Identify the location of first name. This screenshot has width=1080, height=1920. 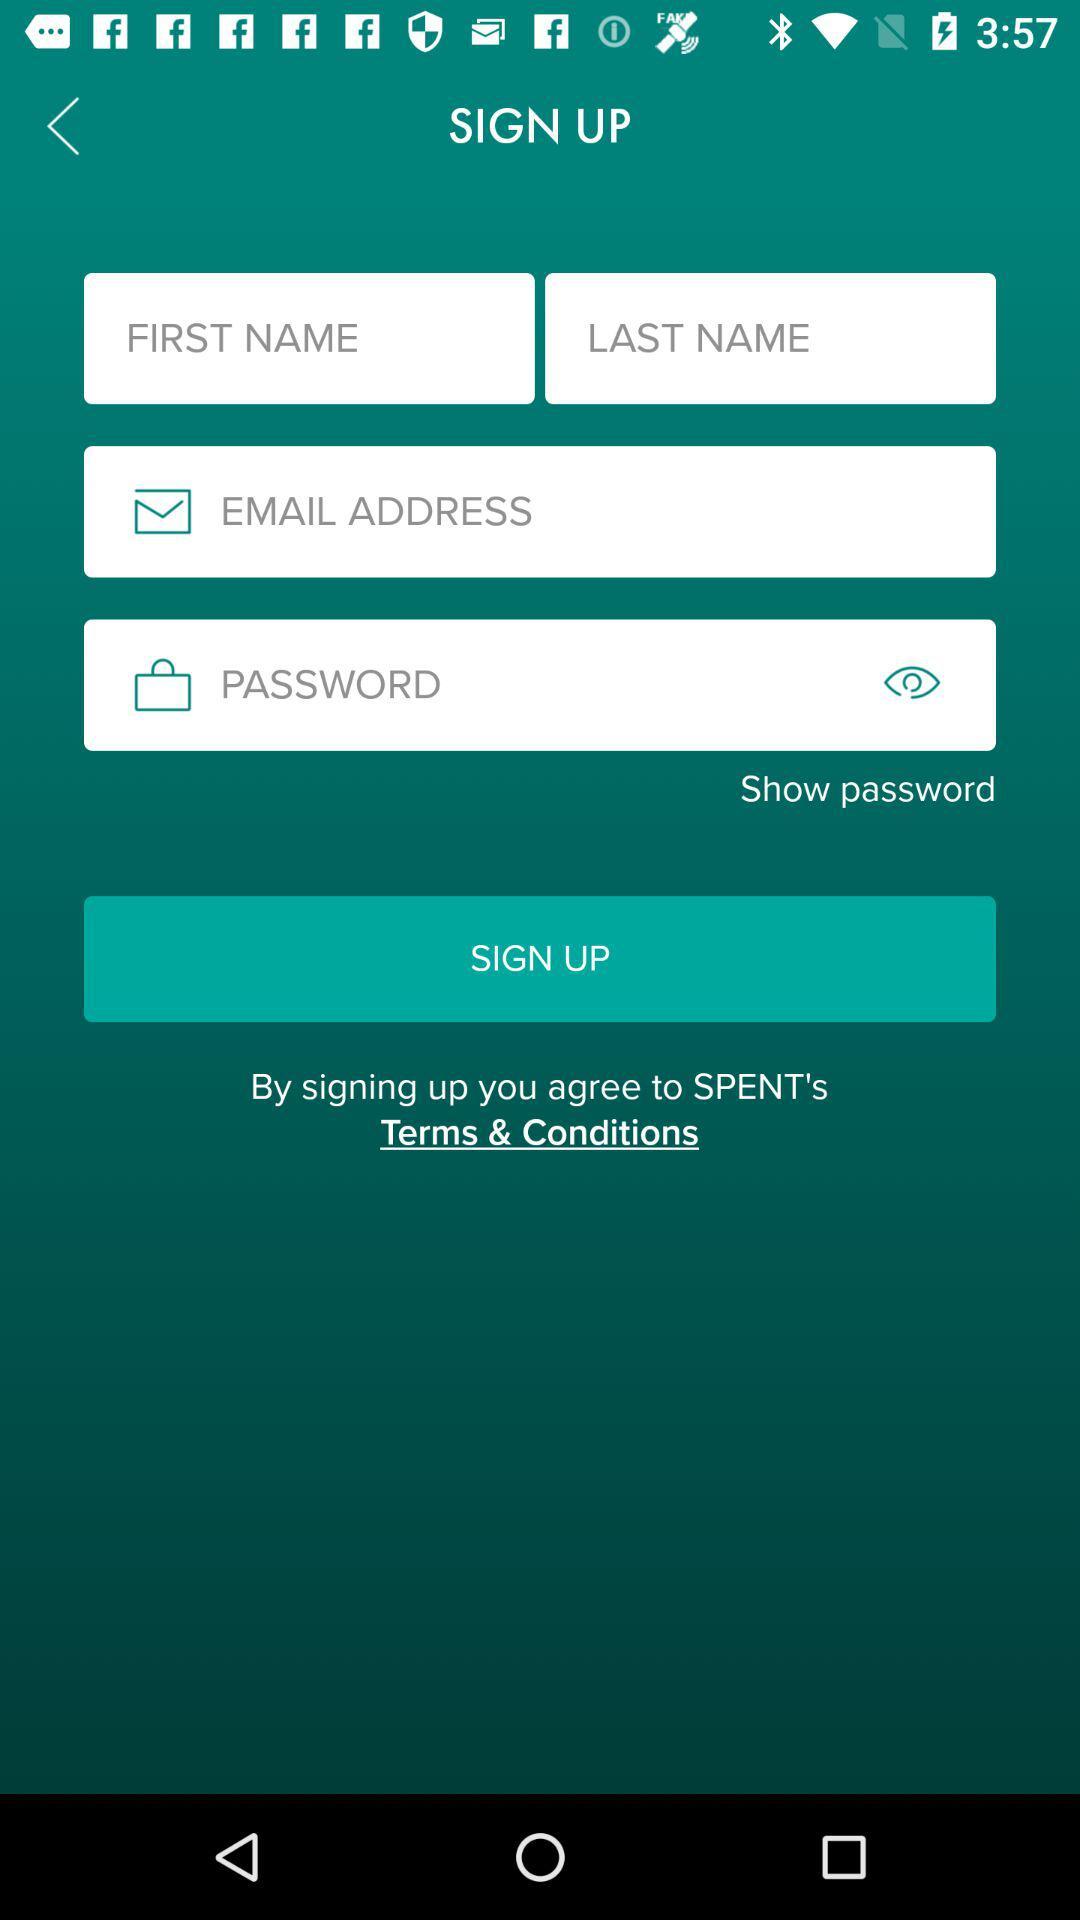
(309, 338).